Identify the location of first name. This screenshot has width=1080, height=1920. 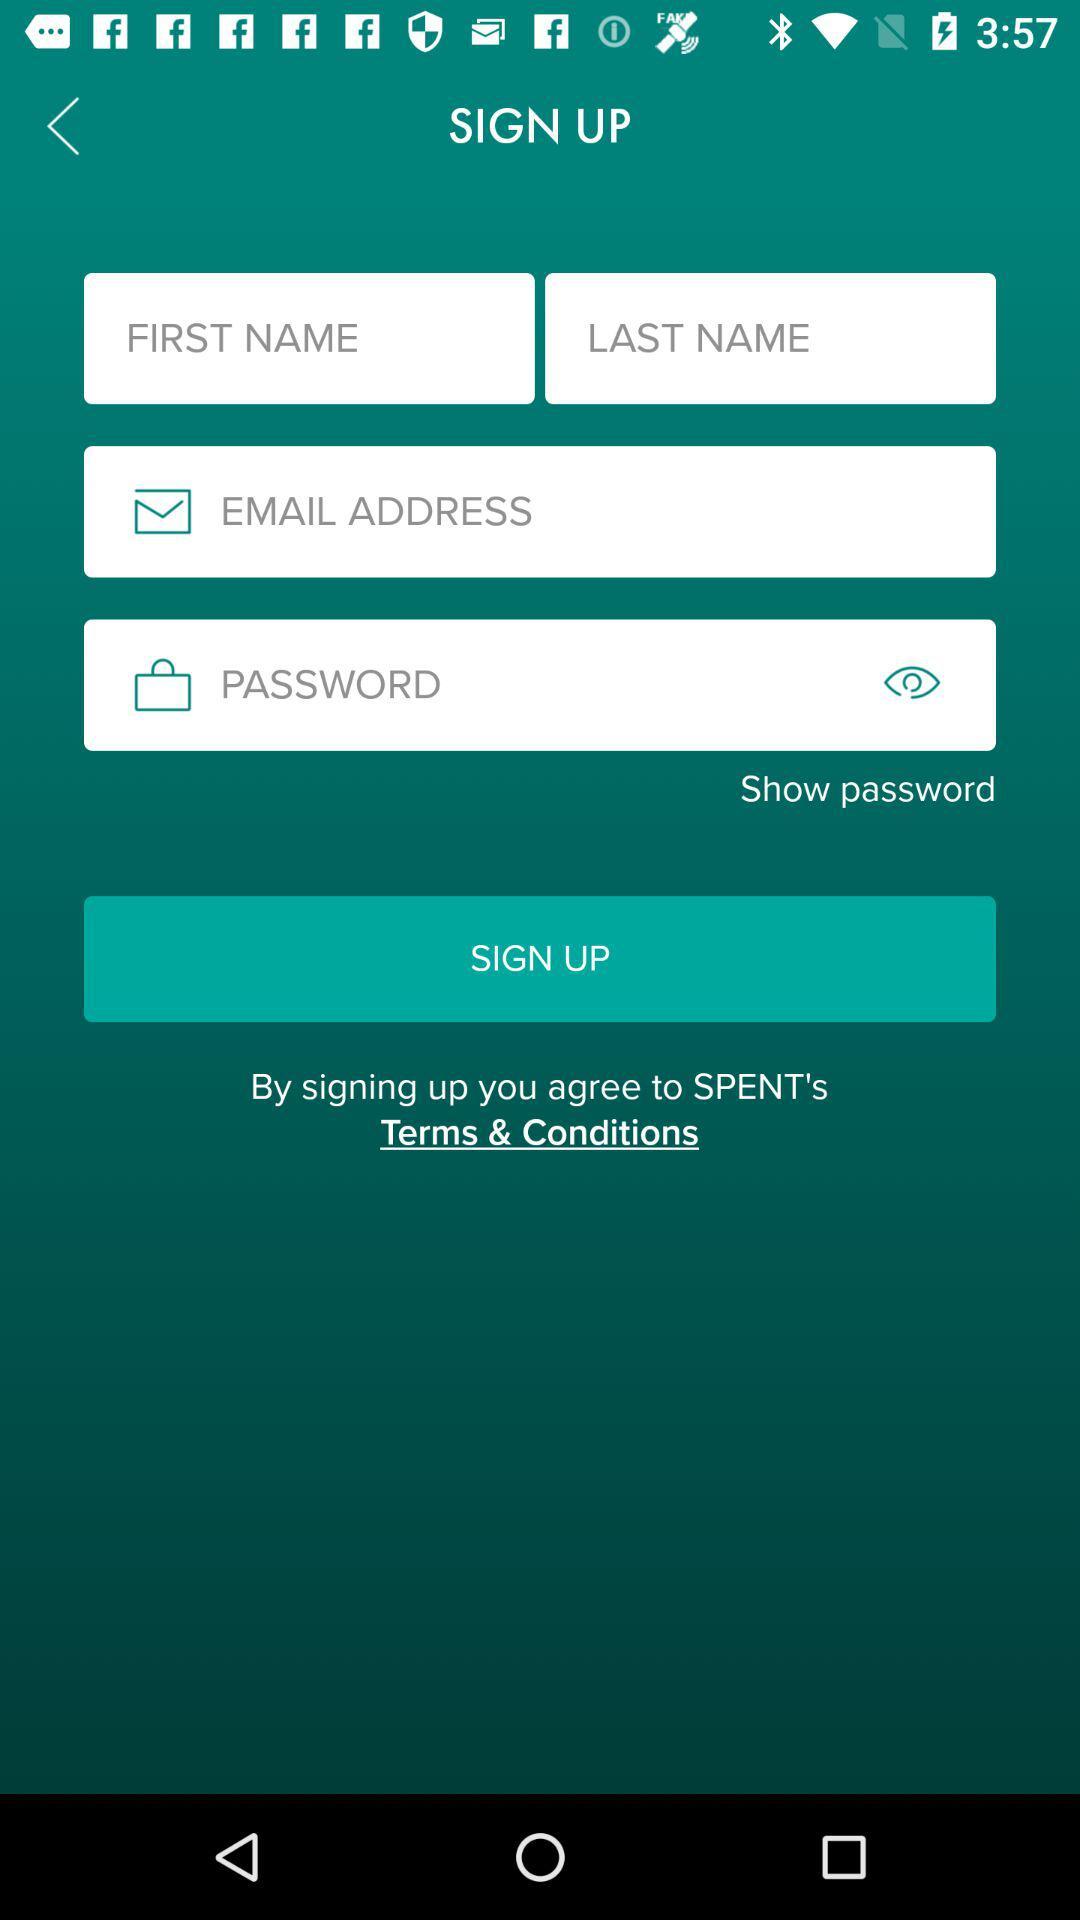
(309, 338).